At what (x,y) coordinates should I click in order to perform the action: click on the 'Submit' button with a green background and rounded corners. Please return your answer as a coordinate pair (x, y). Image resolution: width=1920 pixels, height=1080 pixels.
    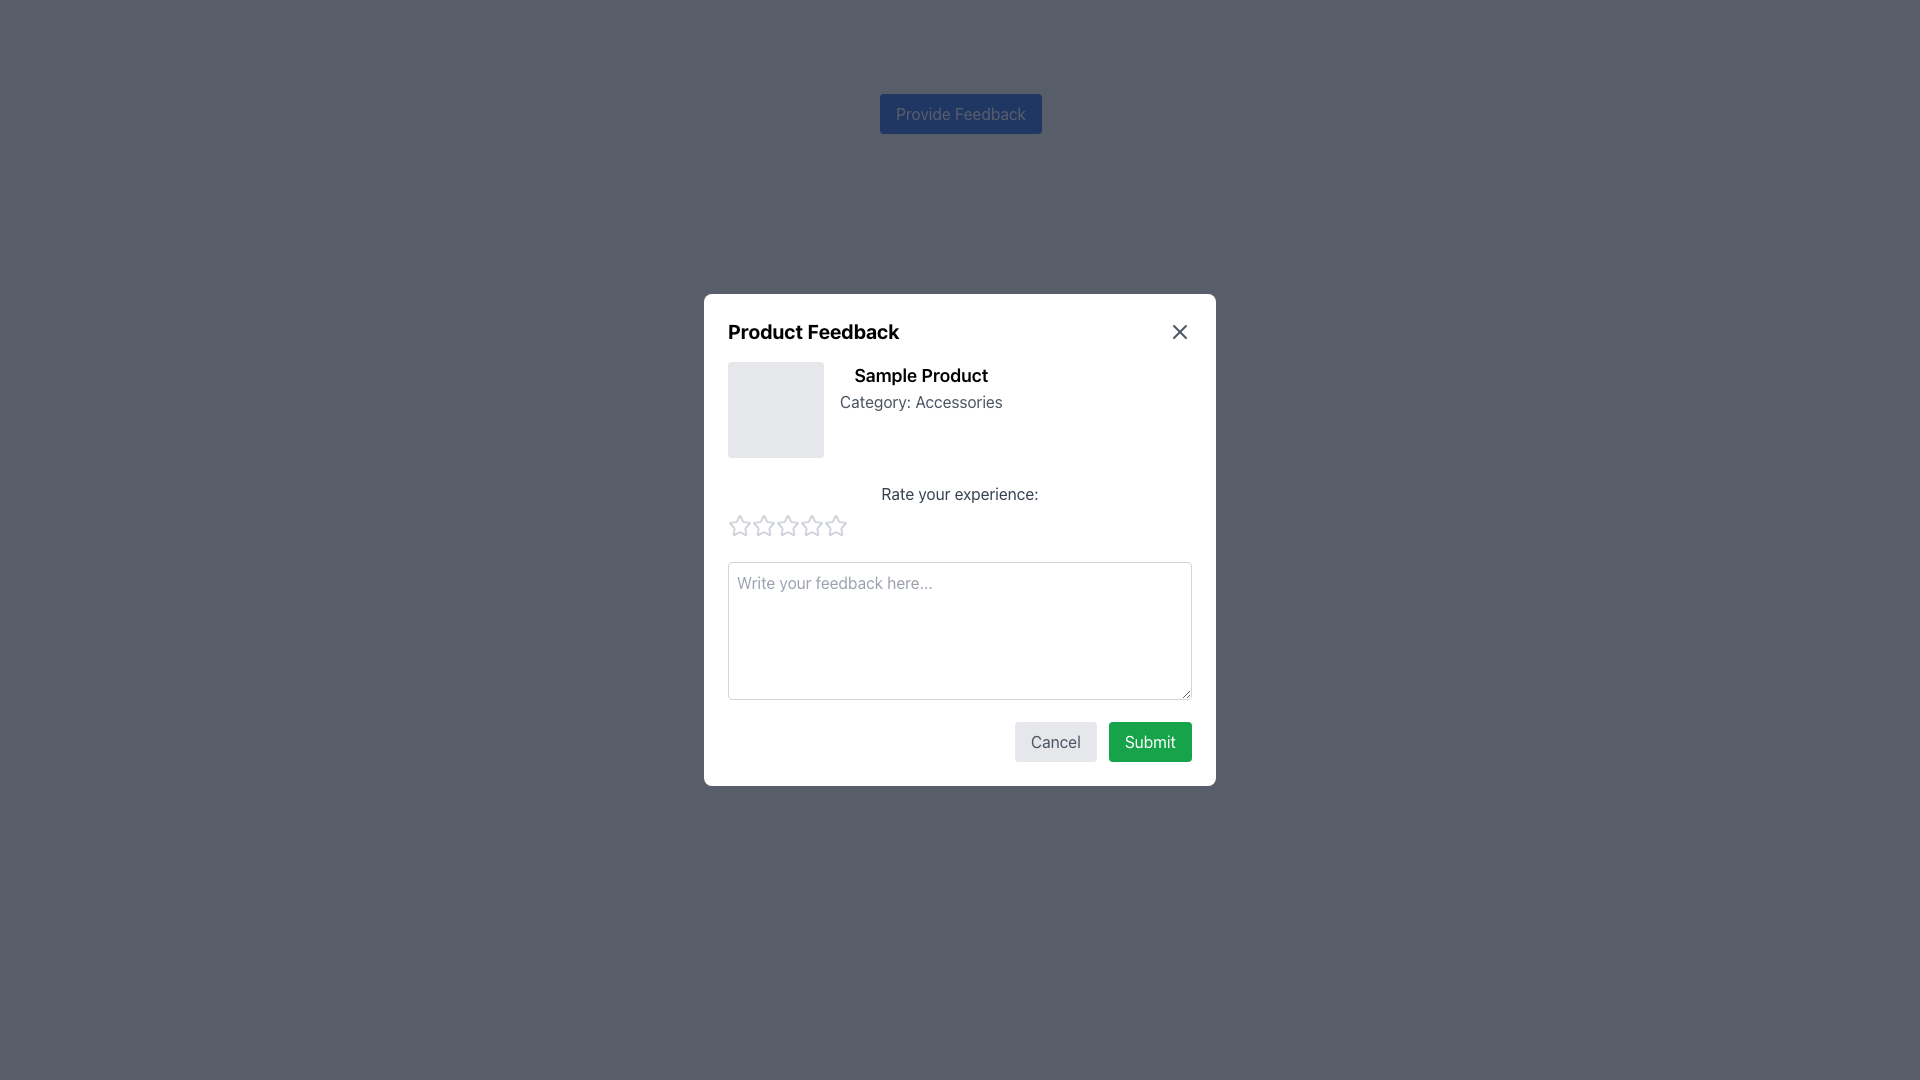
    Looking at the image, I should click on (1150, 741).